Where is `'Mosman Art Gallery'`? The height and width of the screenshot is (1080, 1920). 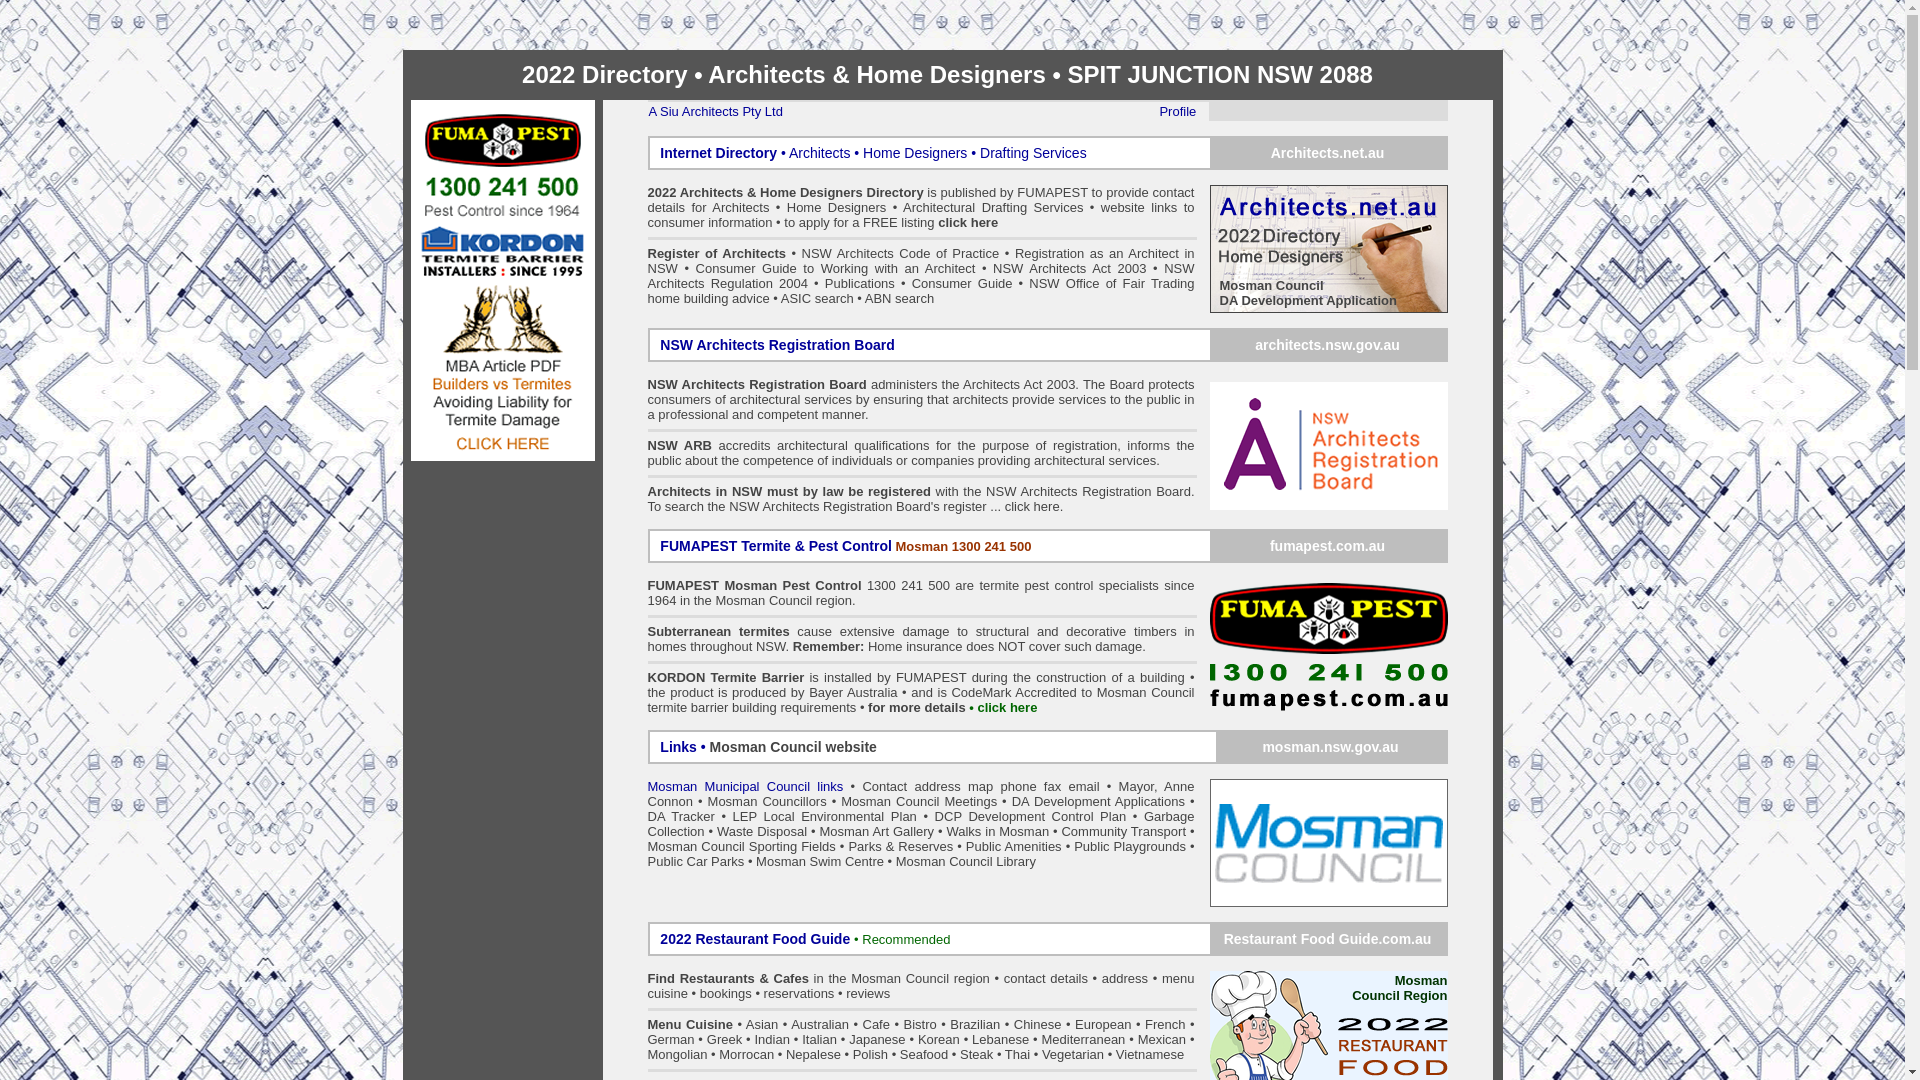 'Mosman Art Gallery' is located at coordinates (876, 831).